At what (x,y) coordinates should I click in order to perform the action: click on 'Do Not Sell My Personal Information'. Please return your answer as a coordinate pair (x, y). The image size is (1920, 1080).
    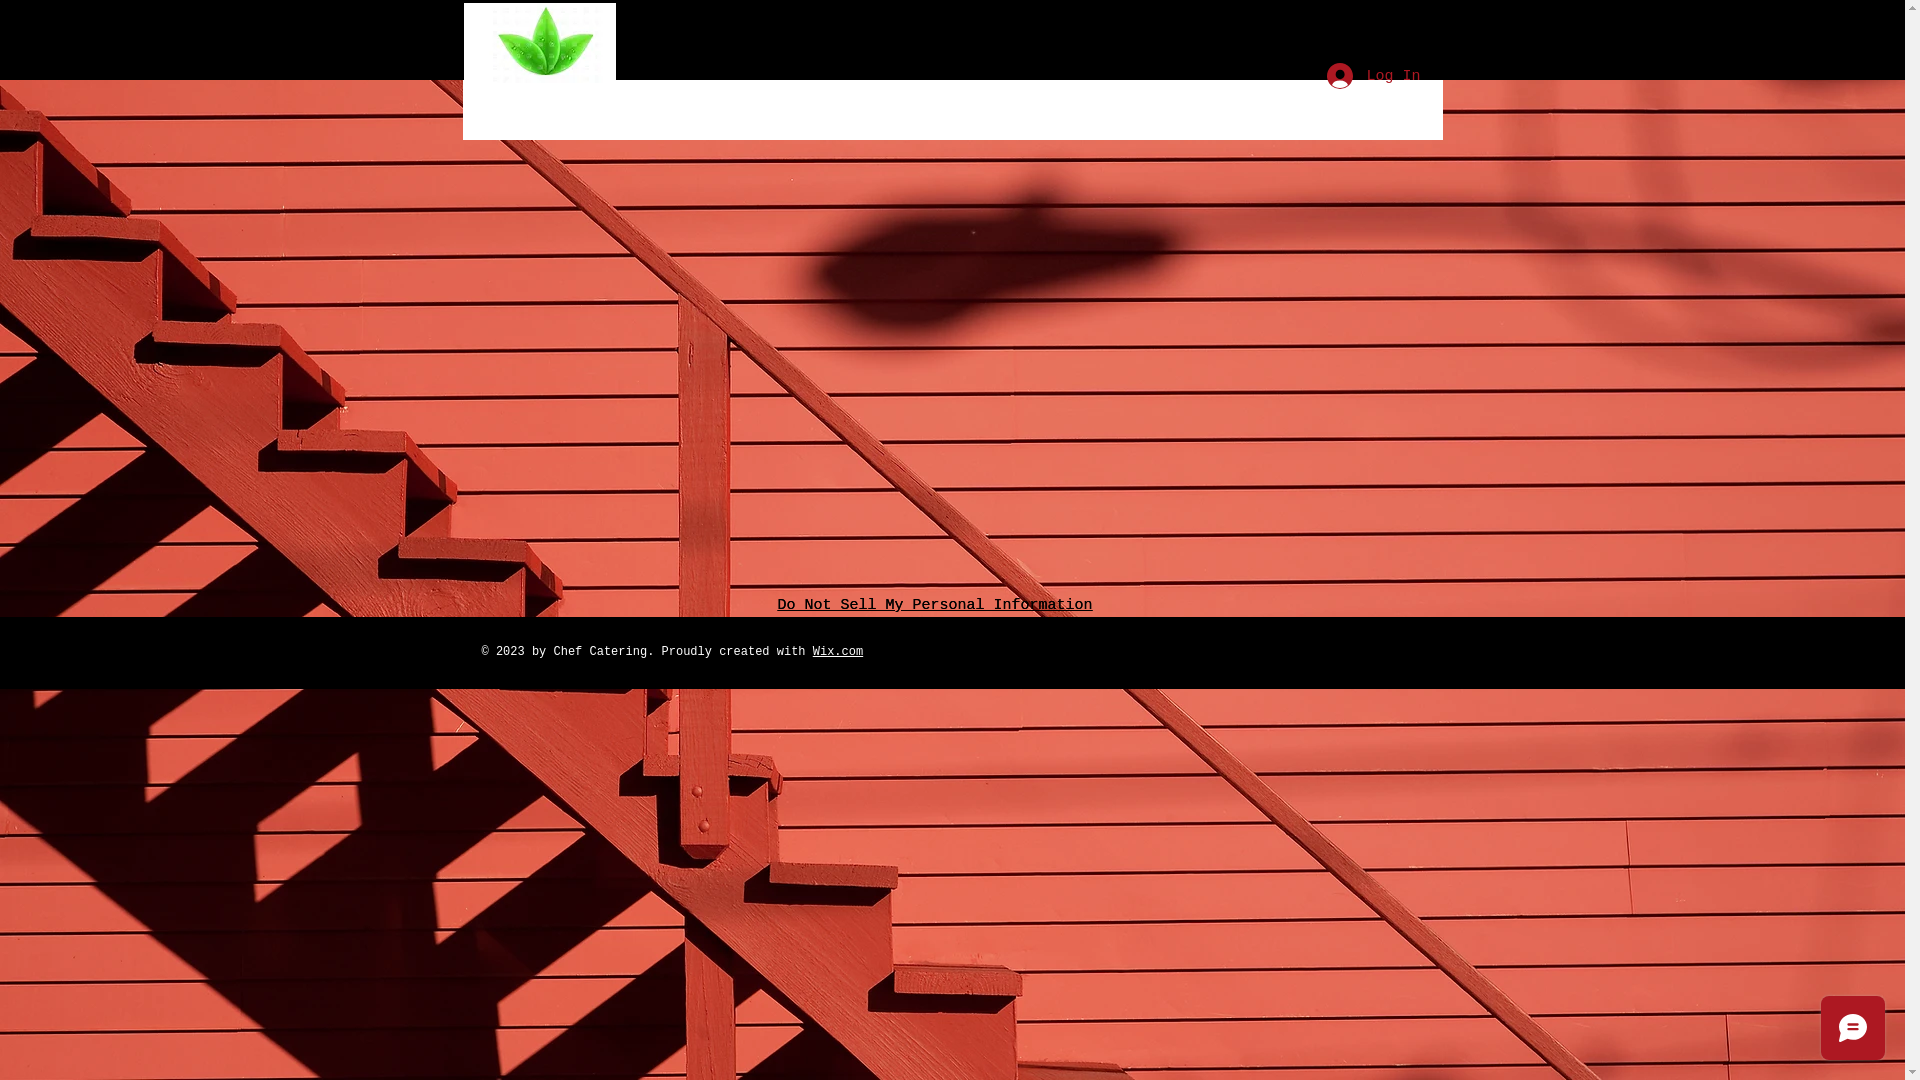
    Looking at the image, I should click on (934, 604).